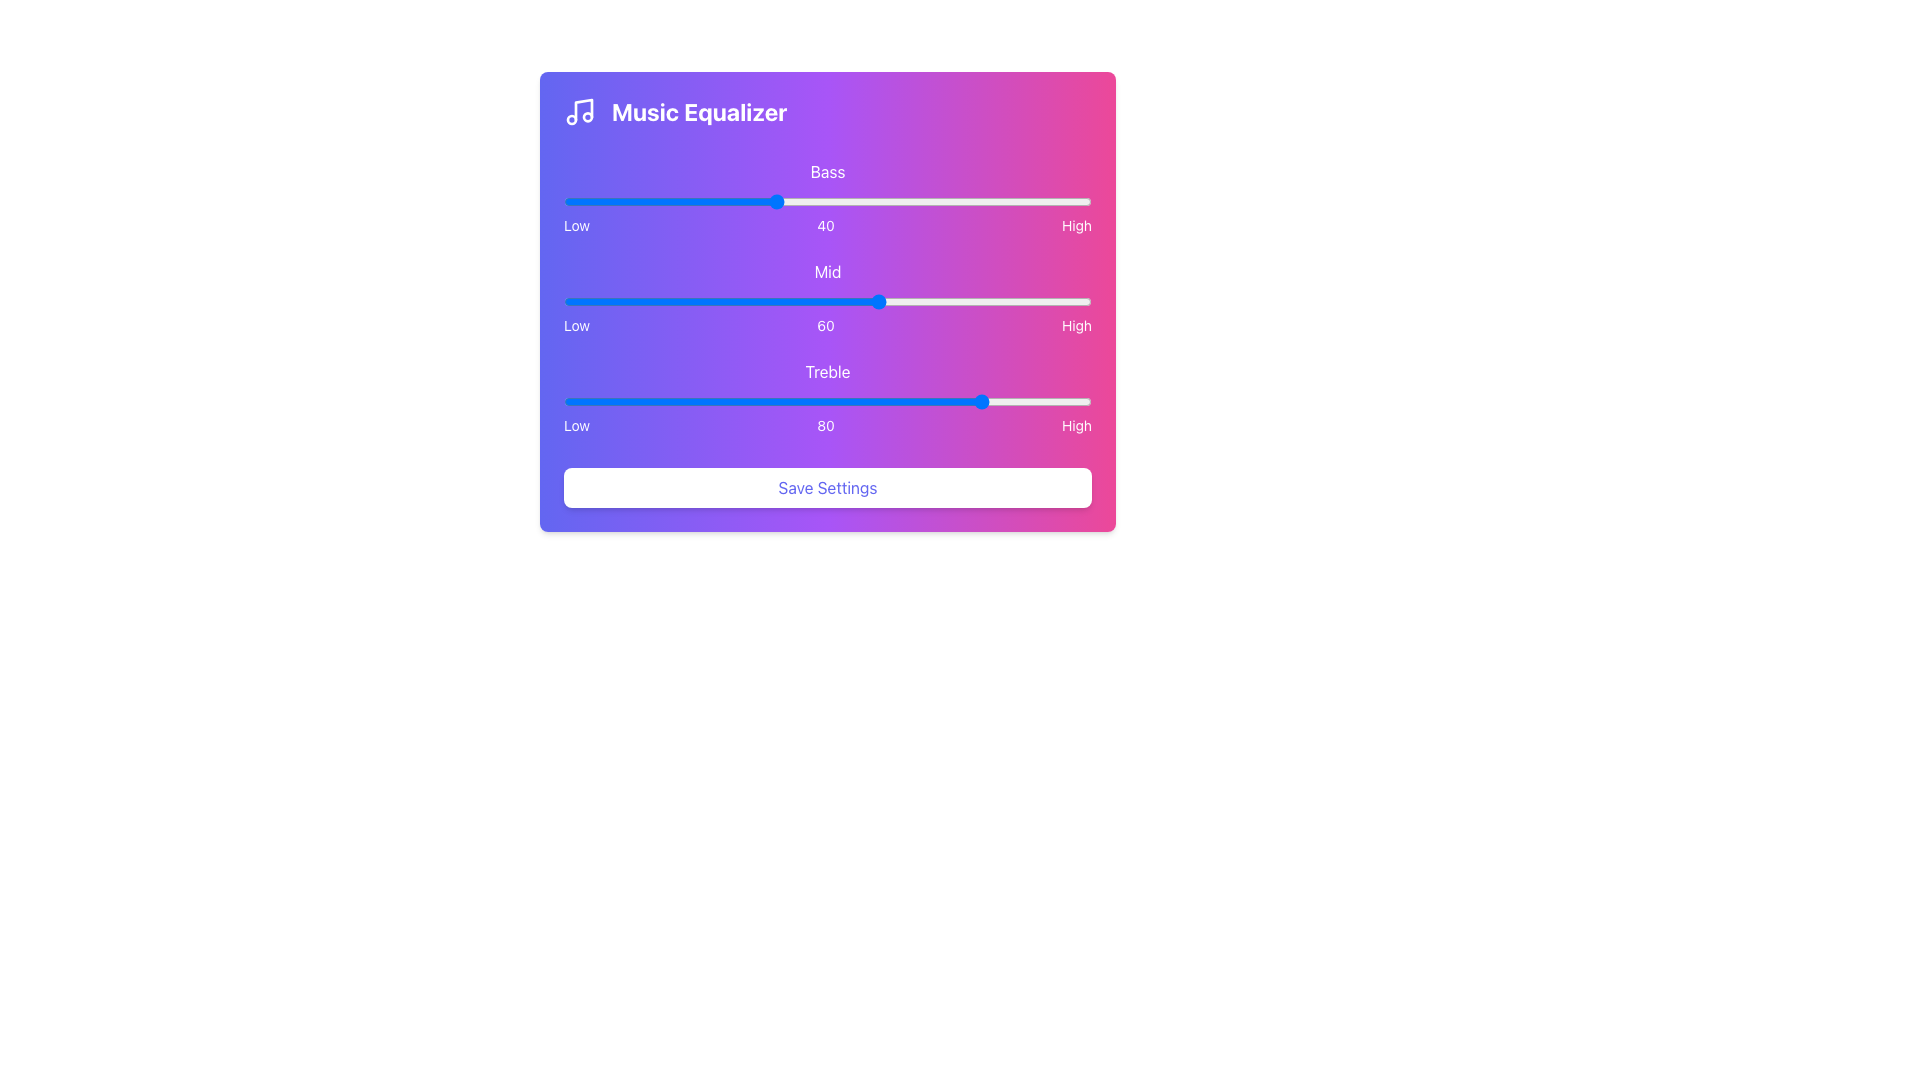  What do you see at coordinates (890, 201) in the screenshot?
I see `the bass level` at bounding box center [890, 201].